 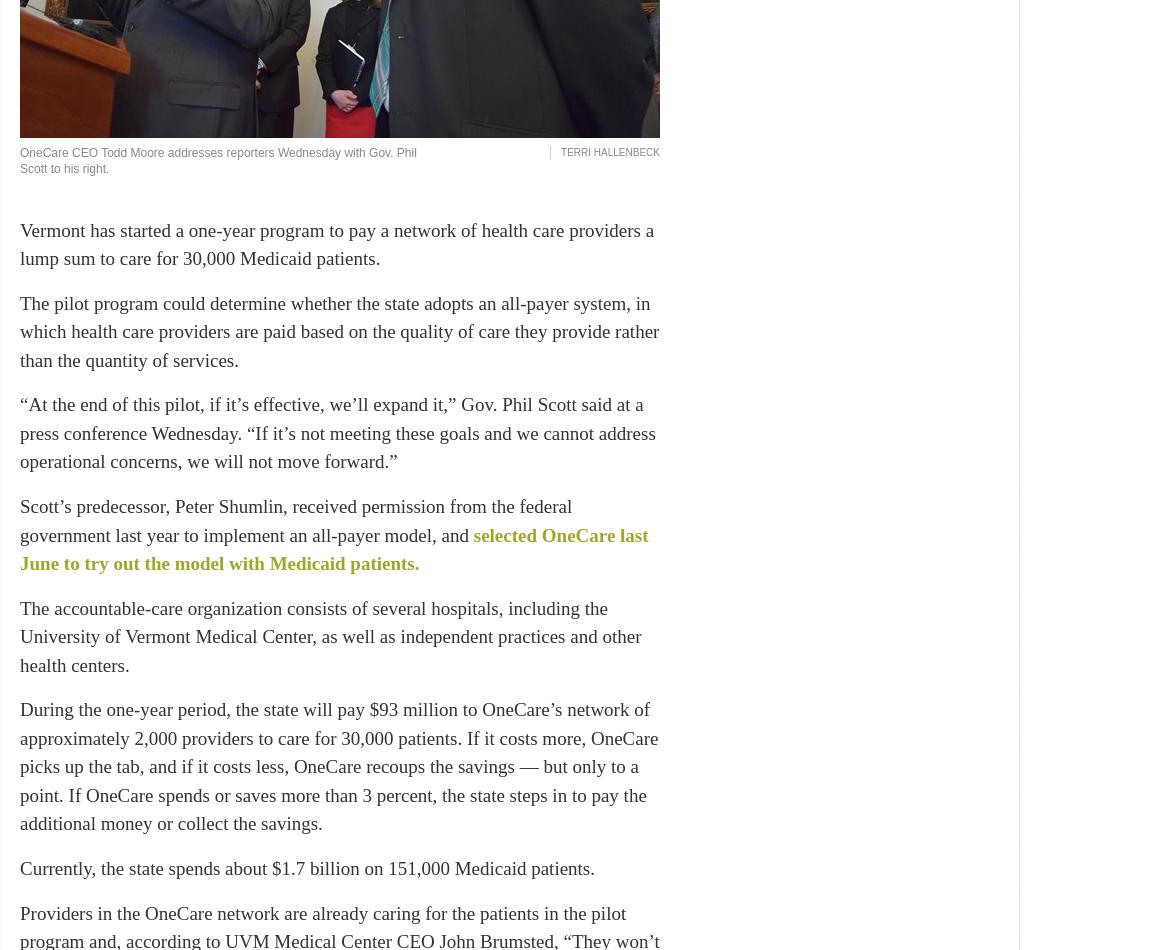 I want to click on 'Scott’s predecessor, Peter Shumlin, received permission from the federal government last year to implement an all-payer model, and', so click(x=296, y=520).